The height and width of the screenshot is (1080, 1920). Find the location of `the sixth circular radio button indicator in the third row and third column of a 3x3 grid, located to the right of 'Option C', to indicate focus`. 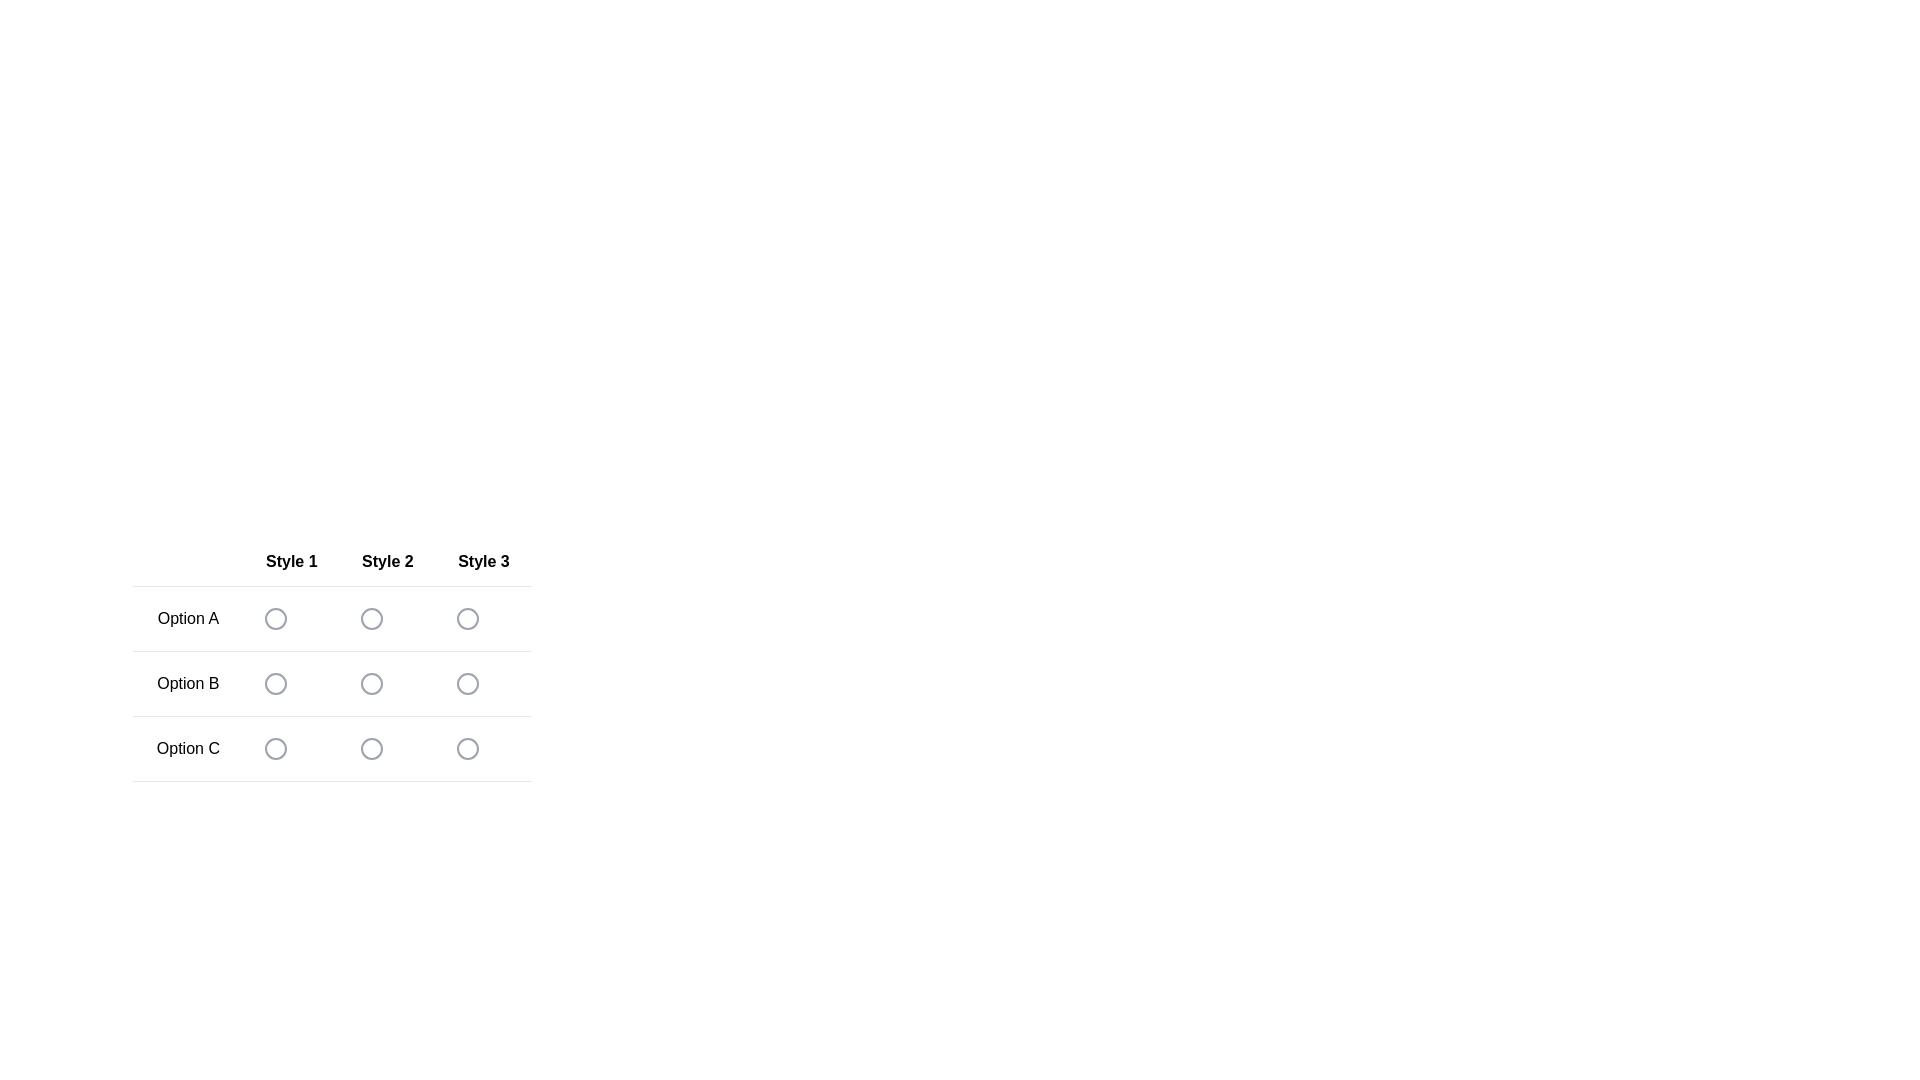

the sixth circular radio button indicator in the third row and third column of a 3x3 grid, located to the right of 'Option C', to indicate focus is located at coordinates (466, 748).